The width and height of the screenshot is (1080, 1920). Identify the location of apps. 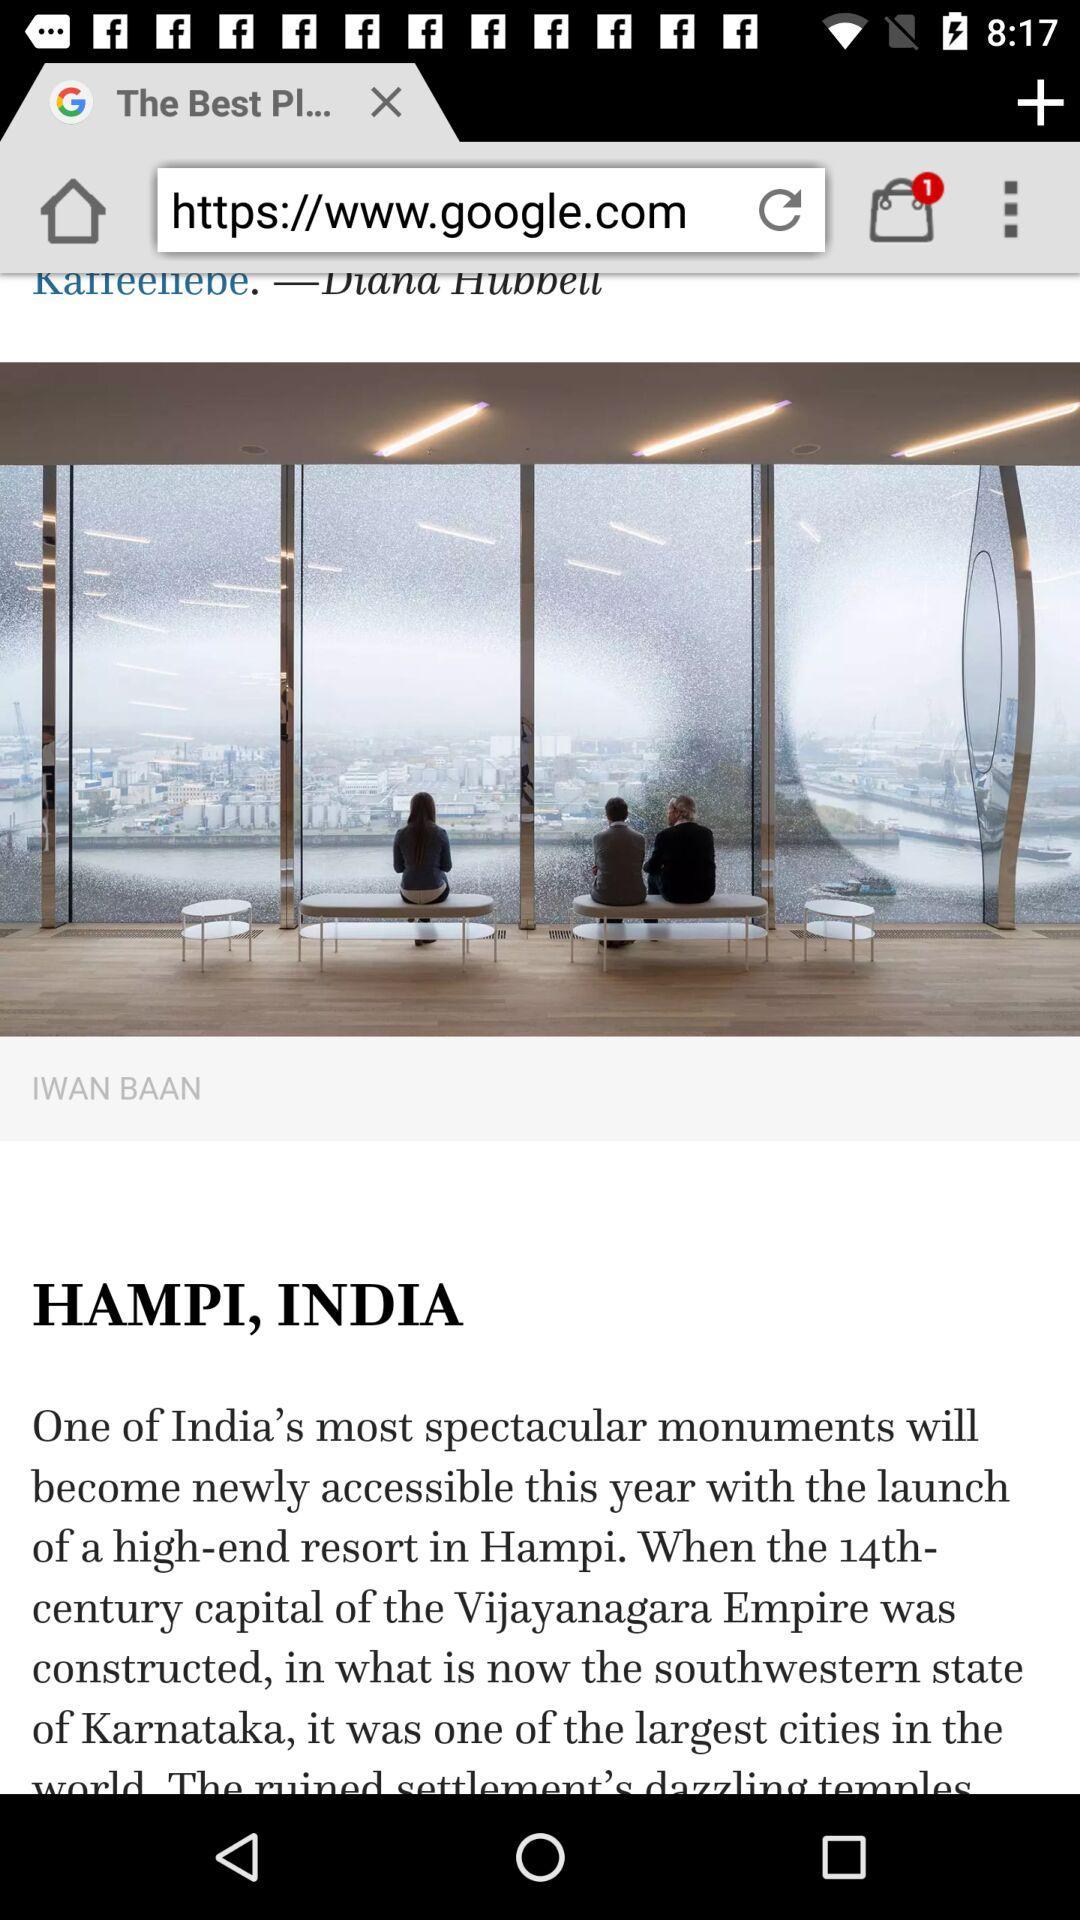
(1039, 101).